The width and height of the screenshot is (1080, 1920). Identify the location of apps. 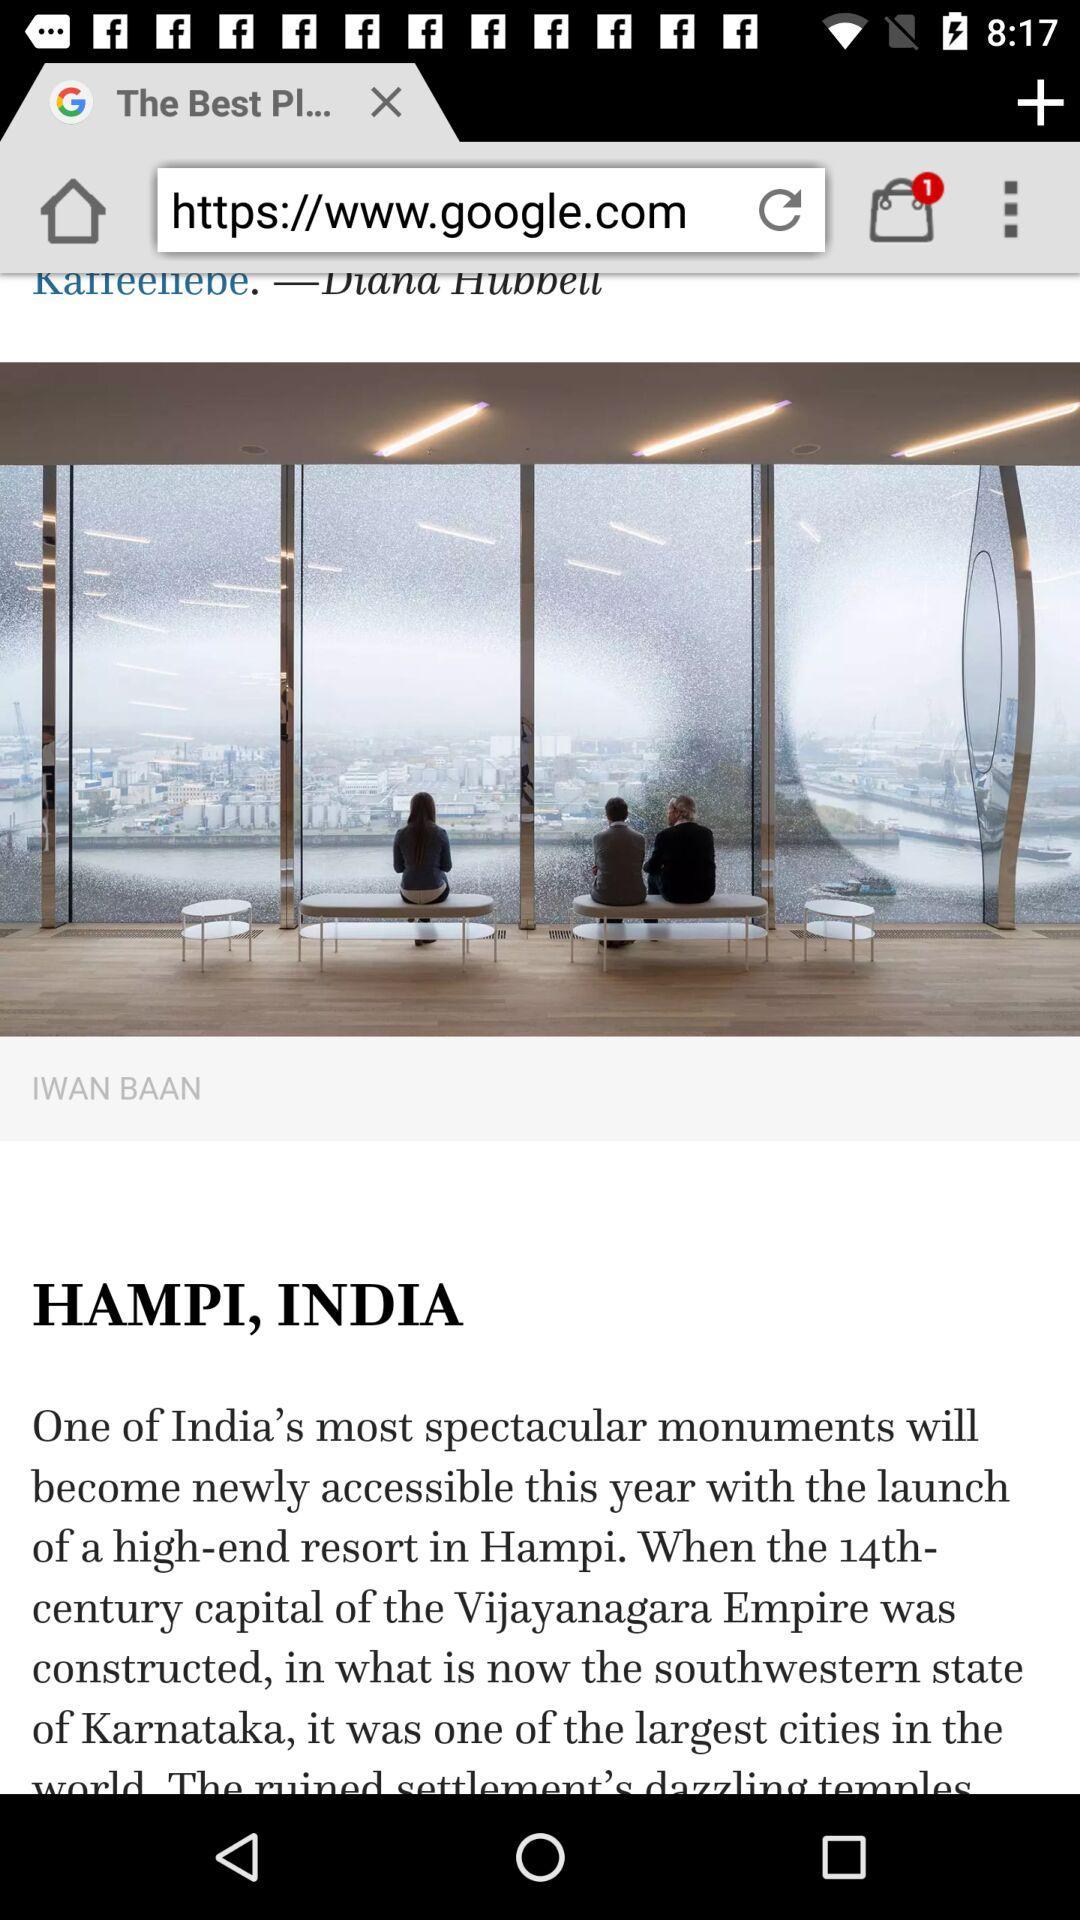
(1039, 101).